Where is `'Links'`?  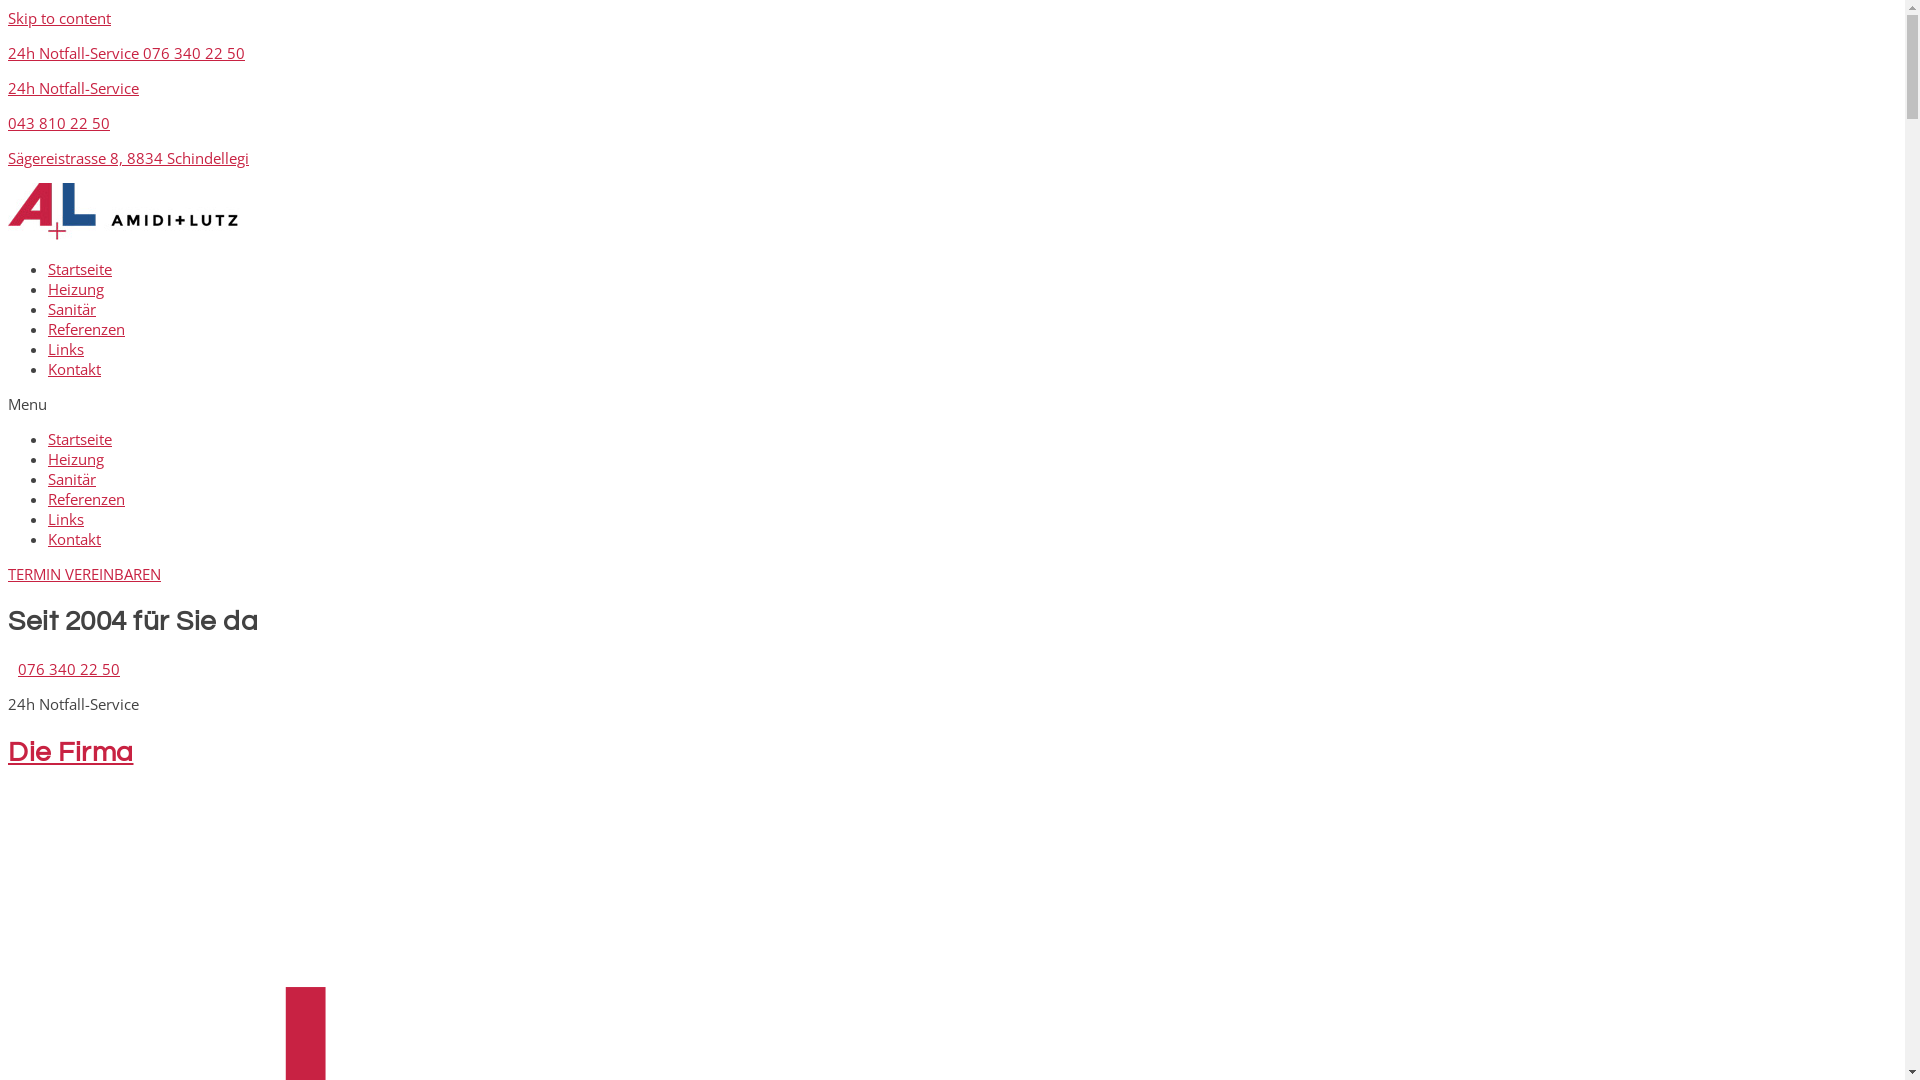 'Links' is located at coordinates (48, 518).